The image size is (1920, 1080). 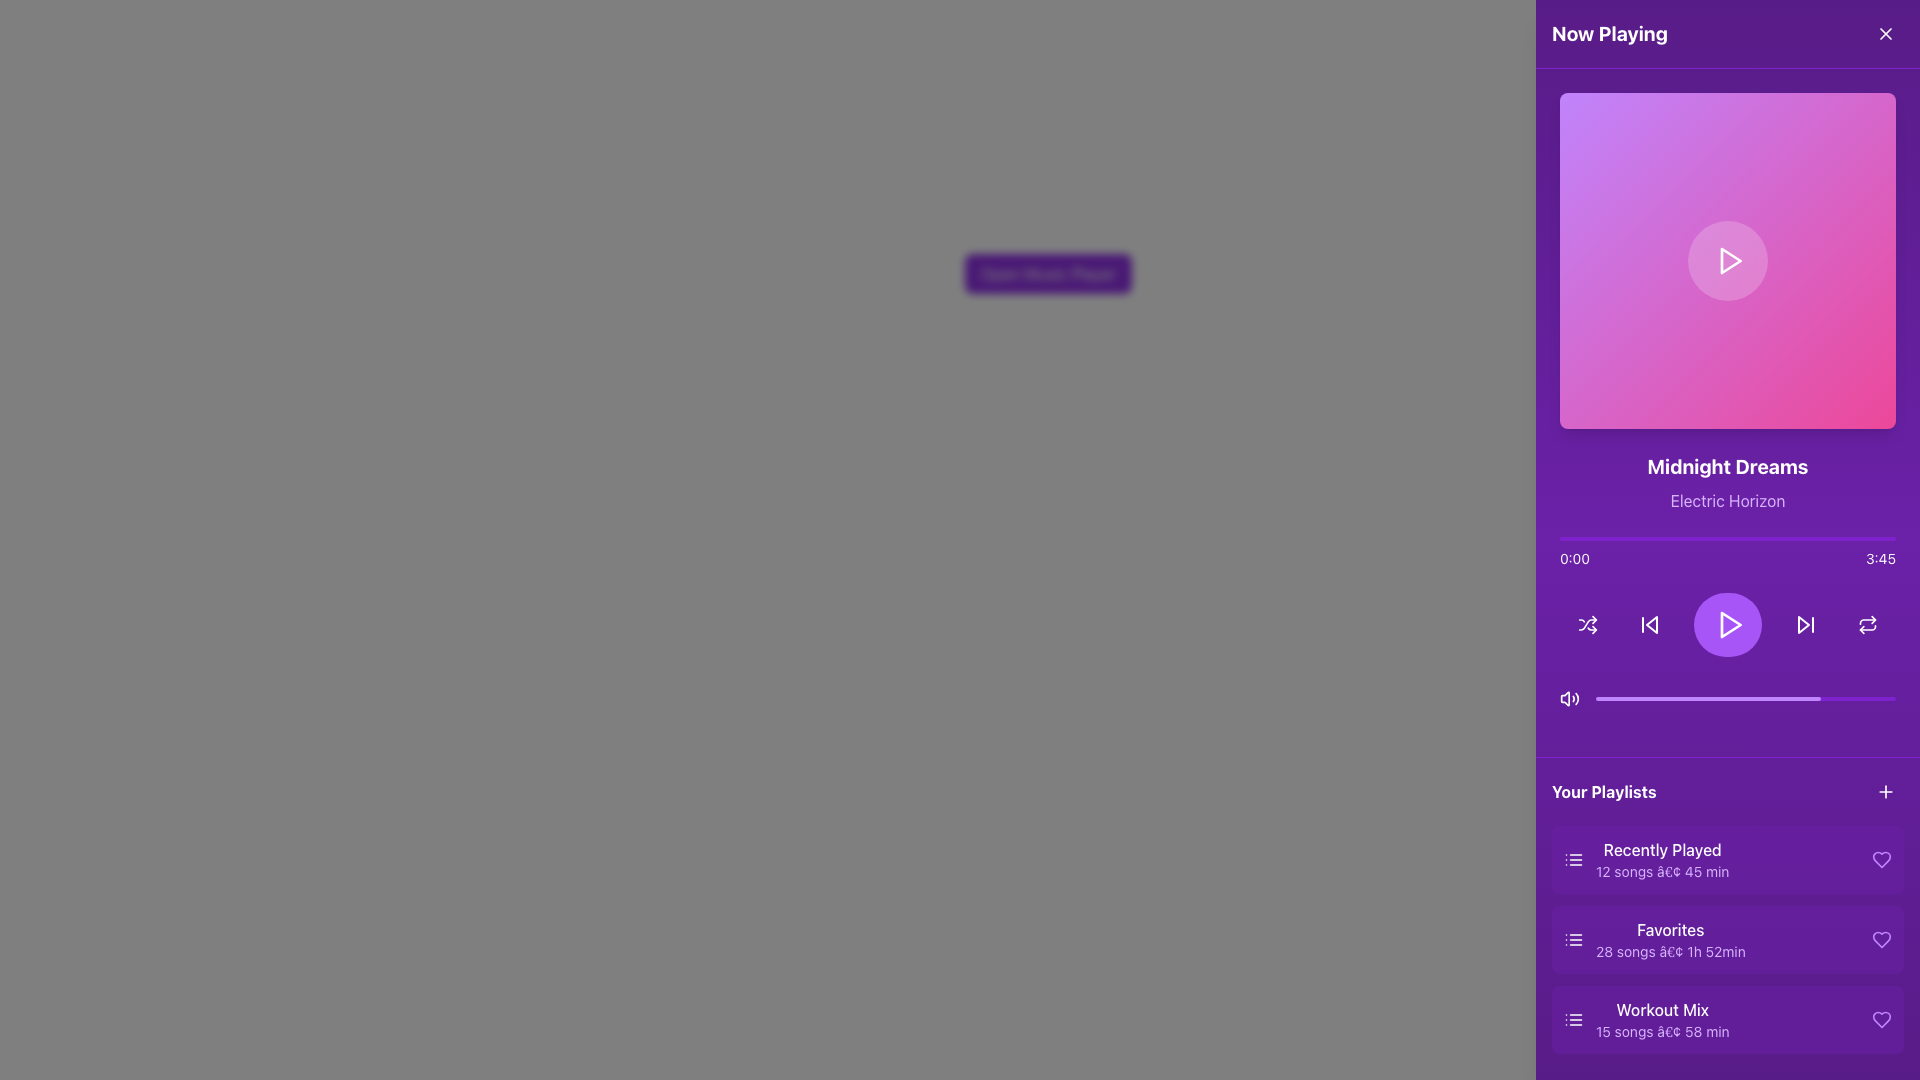 I want to click on media playback progress, so click(x=1709, y=697).